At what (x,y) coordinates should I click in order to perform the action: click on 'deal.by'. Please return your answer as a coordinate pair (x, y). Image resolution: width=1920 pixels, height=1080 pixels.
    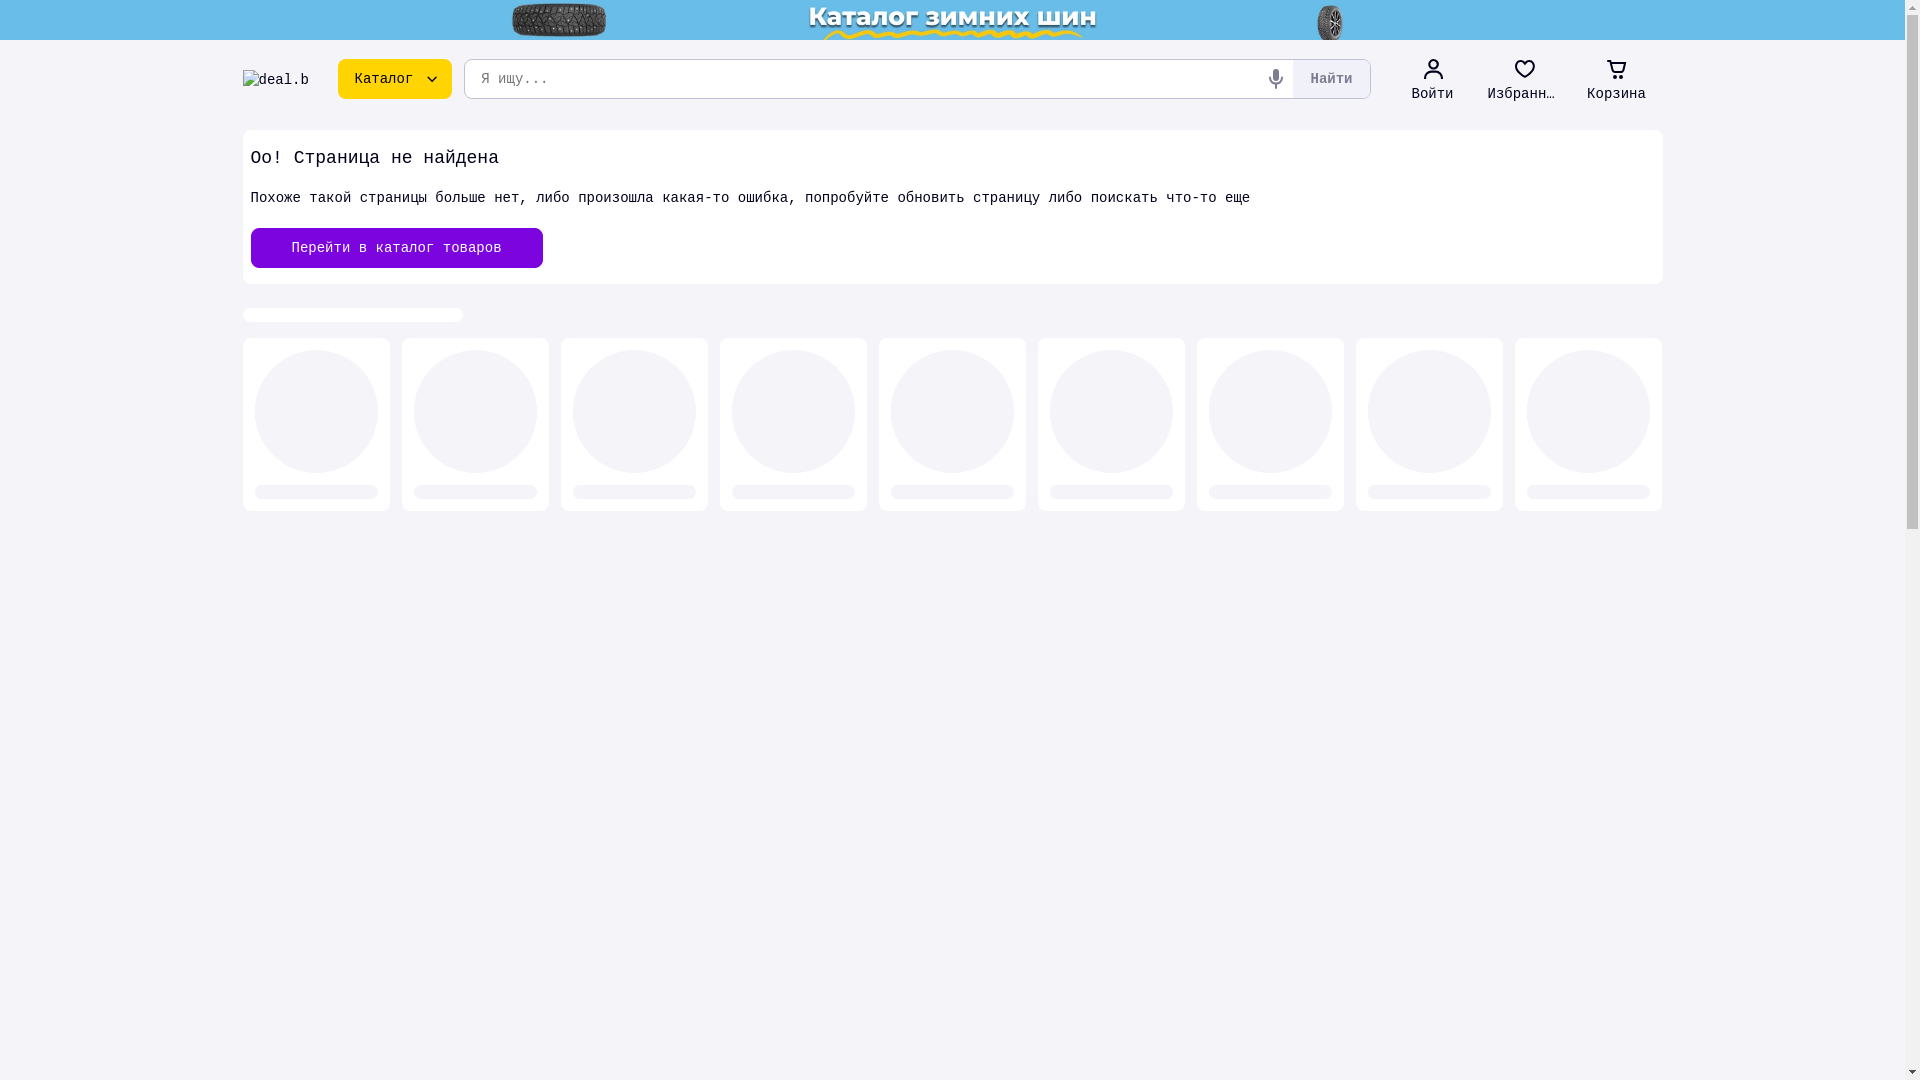
    Looking at the image, I should click on (274, 77).